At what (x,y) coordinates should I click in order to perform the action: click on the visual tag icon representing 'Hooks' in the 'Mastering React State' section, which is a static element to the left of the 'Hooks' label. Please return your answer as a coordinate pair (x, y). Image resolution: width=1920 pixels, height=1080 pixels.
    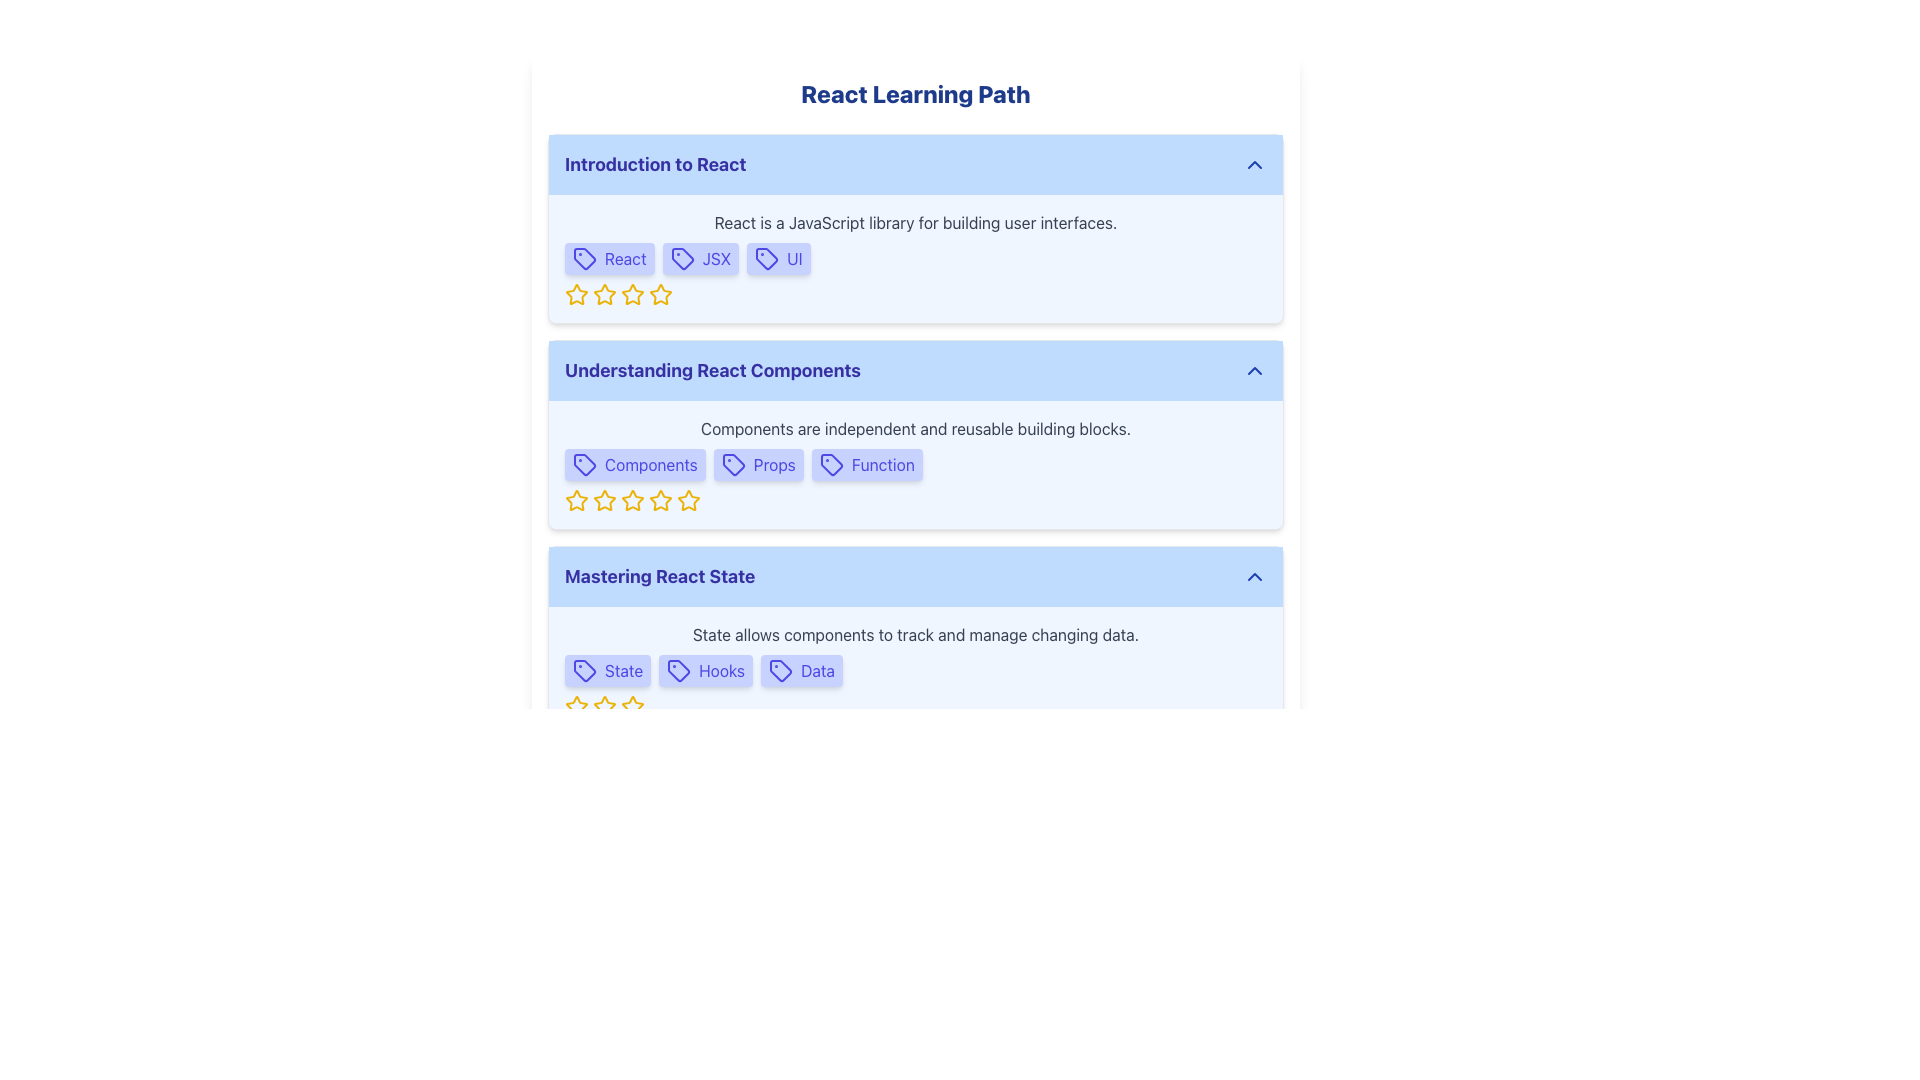
    Looking at the image, I should click on (679, 671).